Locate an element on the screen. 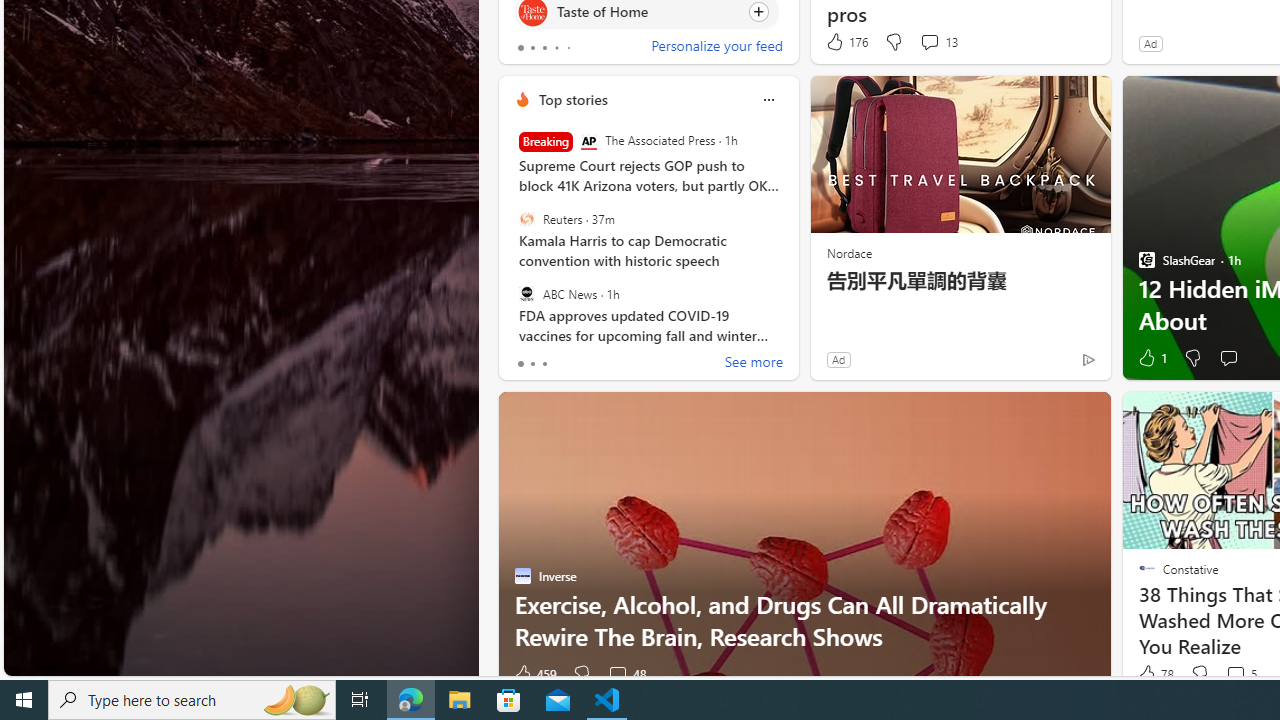 The image size is (1280, 720). 'ABC News' is located at coordinates (526, 293).